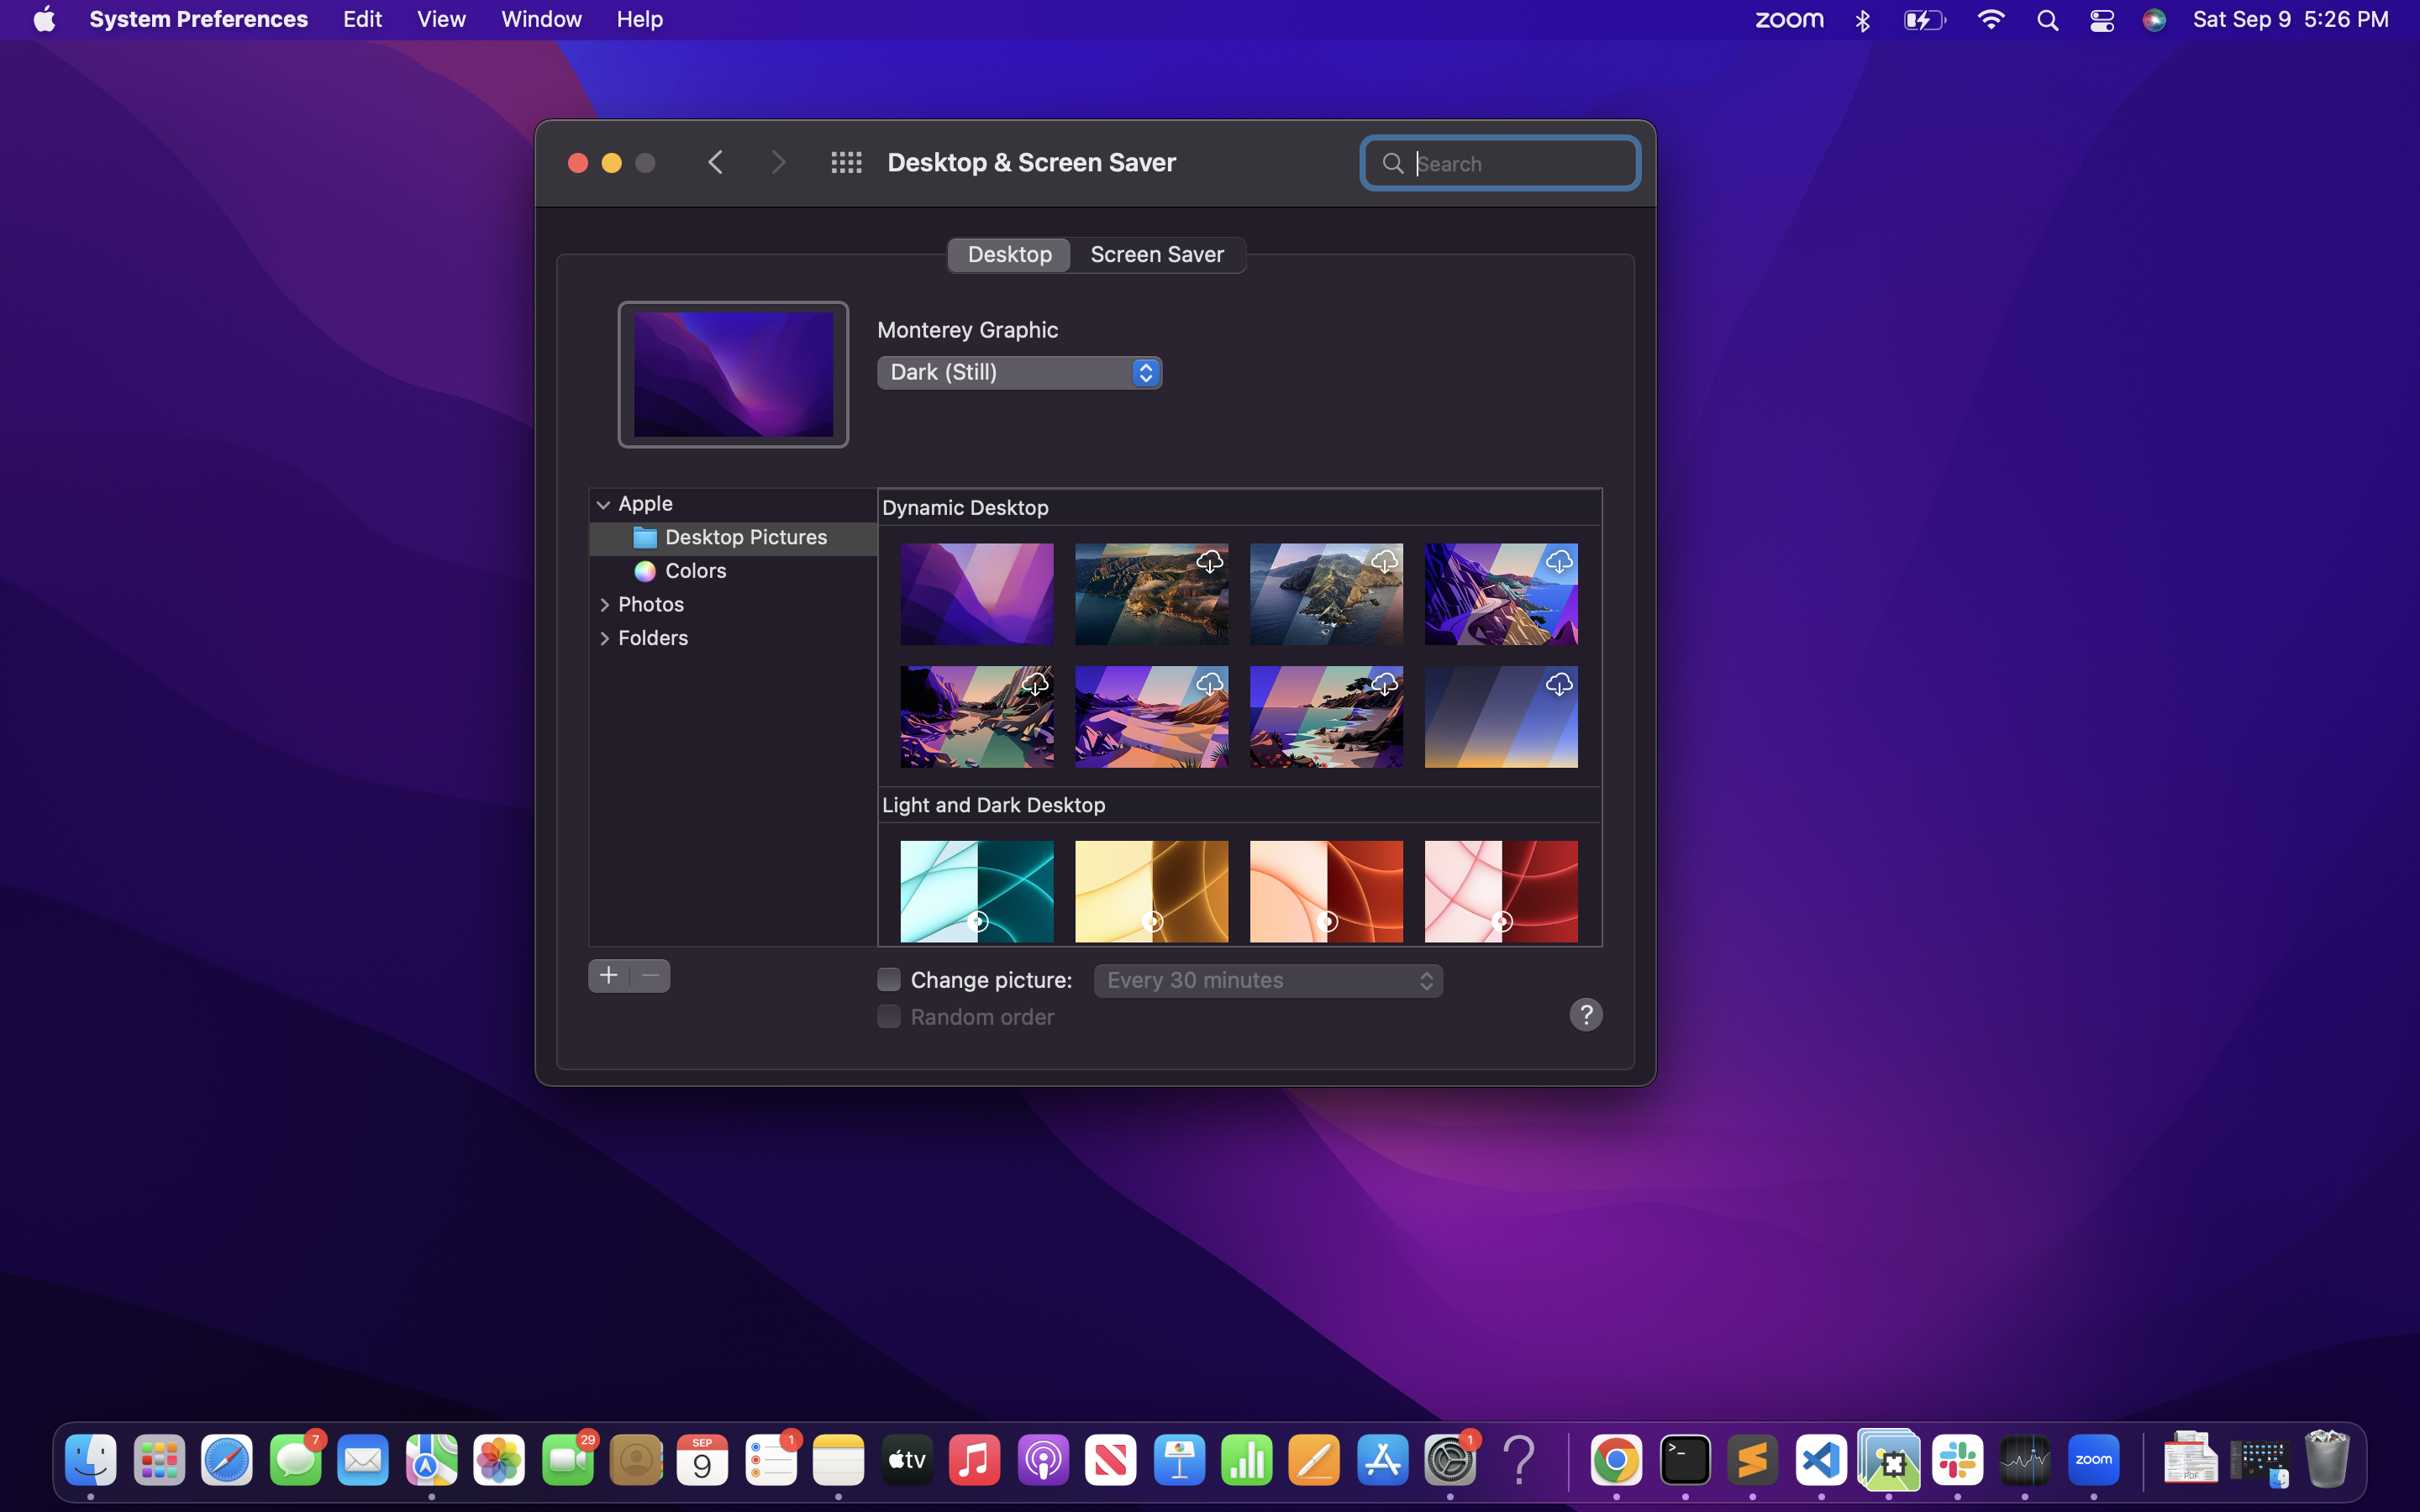  What do you see at coordinates (1584, 1013) in the screenshot?
I see `opening the instruction guide` at bounding box center [1584, 1013].